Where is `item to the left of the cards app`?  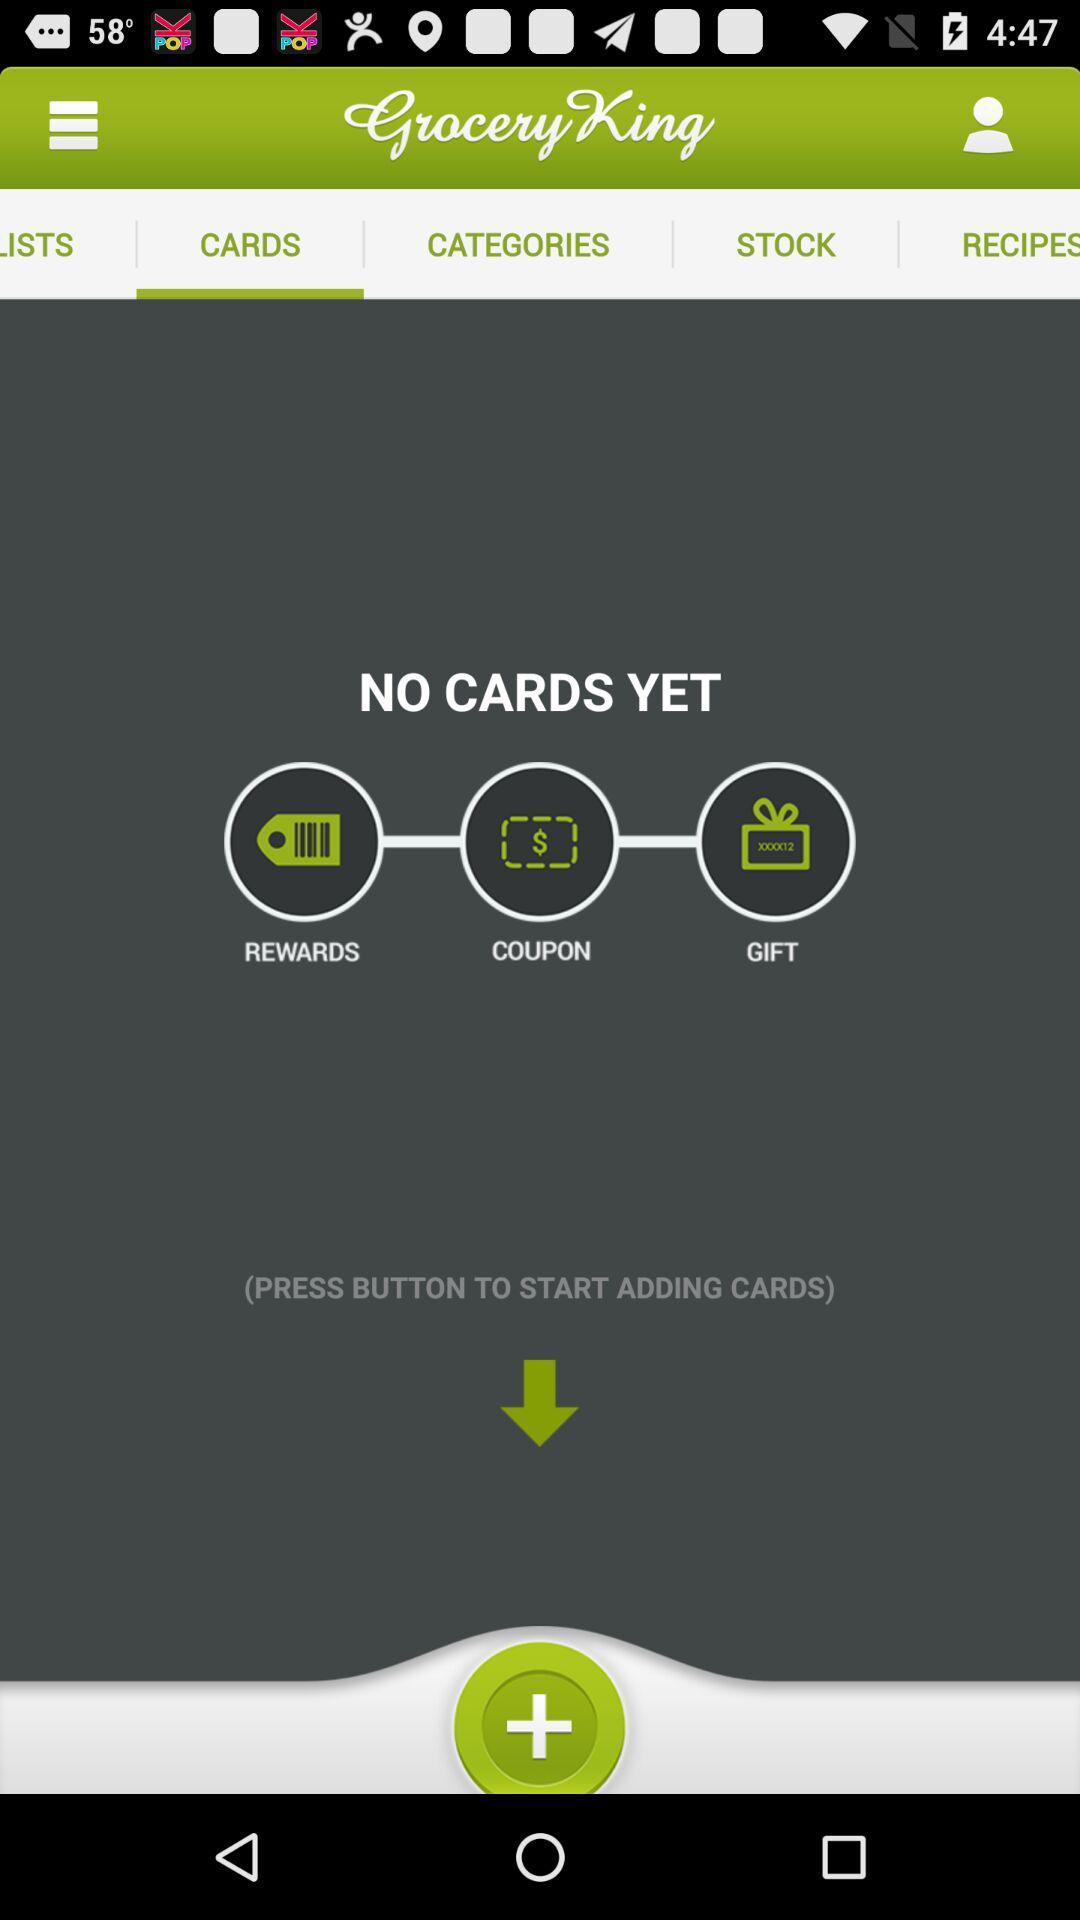 item to the left of the cards app is located at coordinates (67, 243).